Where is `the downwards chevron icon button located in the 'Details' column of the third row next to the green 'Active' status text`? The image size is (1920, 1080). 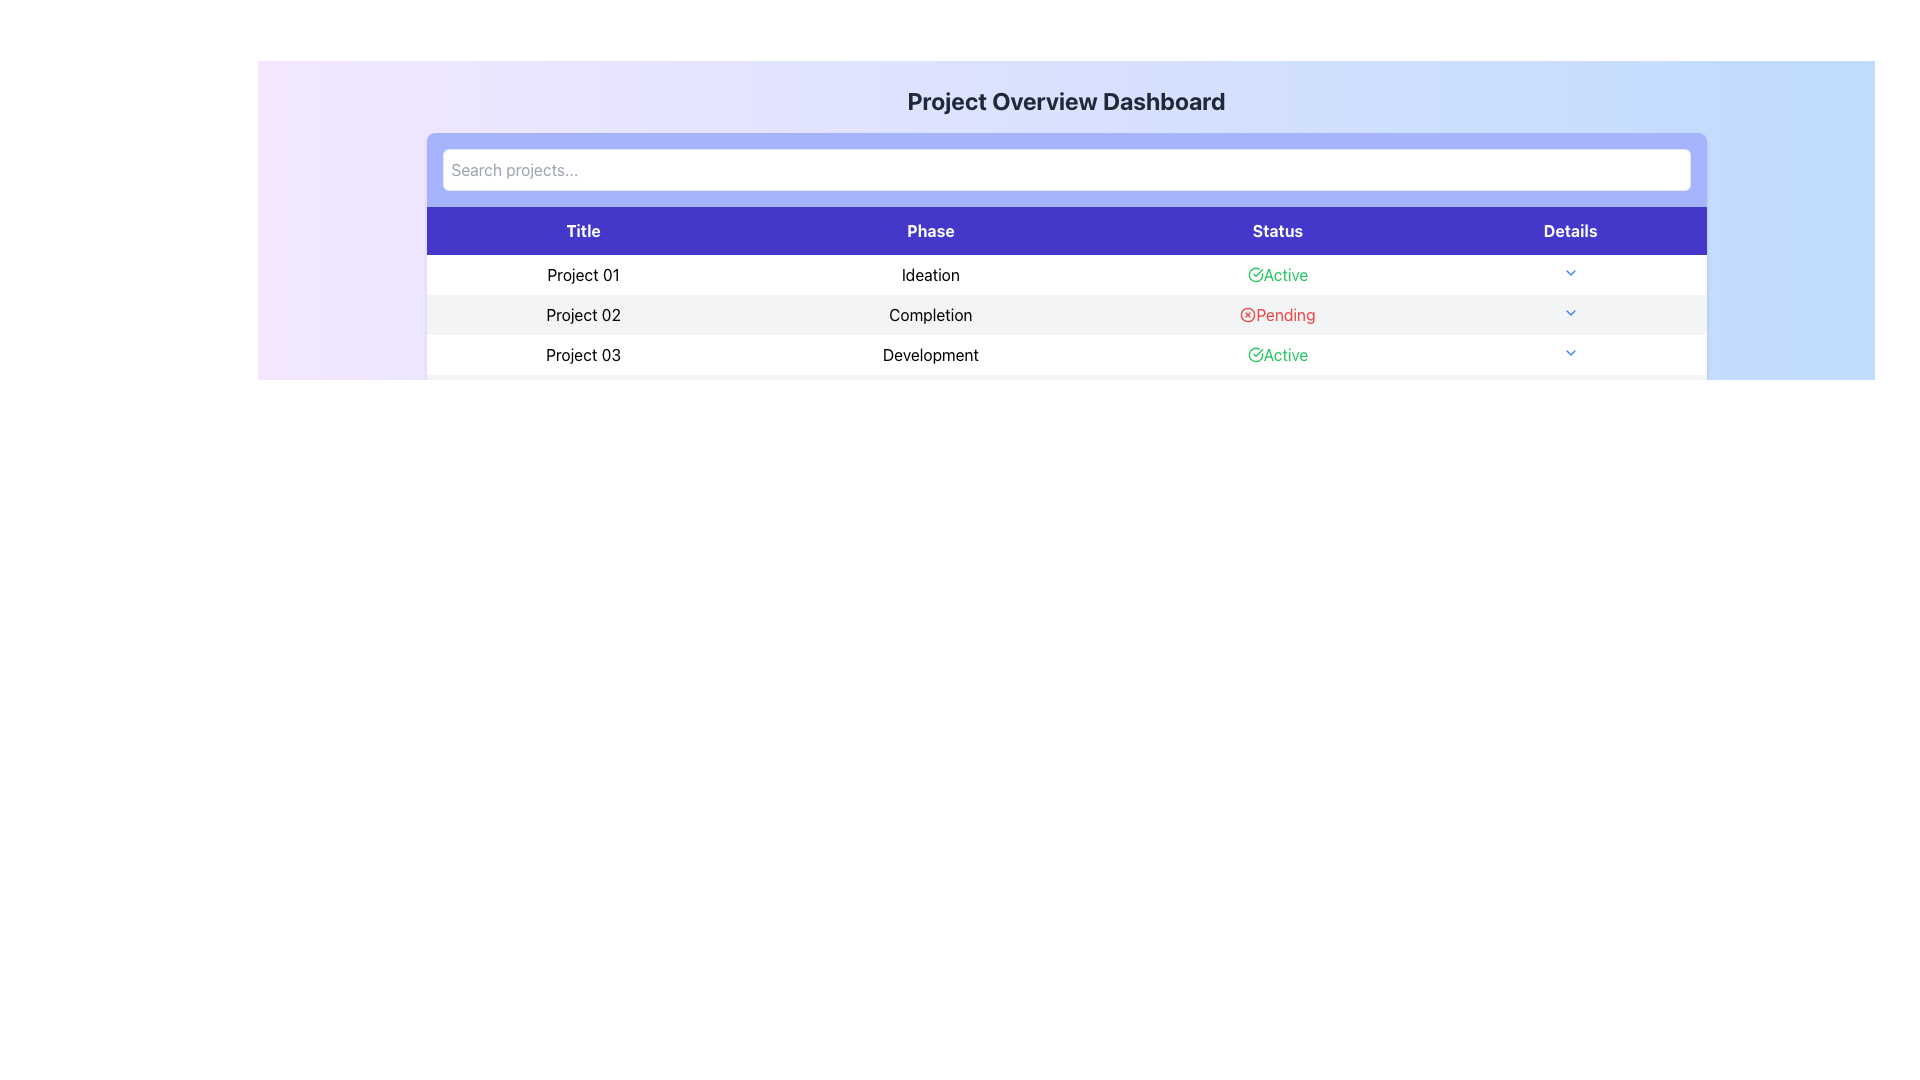
the downwards chevron icon button located in the 'Details' column of the third row next to the green 'Active' status text is located at coordinates (1569, 352).